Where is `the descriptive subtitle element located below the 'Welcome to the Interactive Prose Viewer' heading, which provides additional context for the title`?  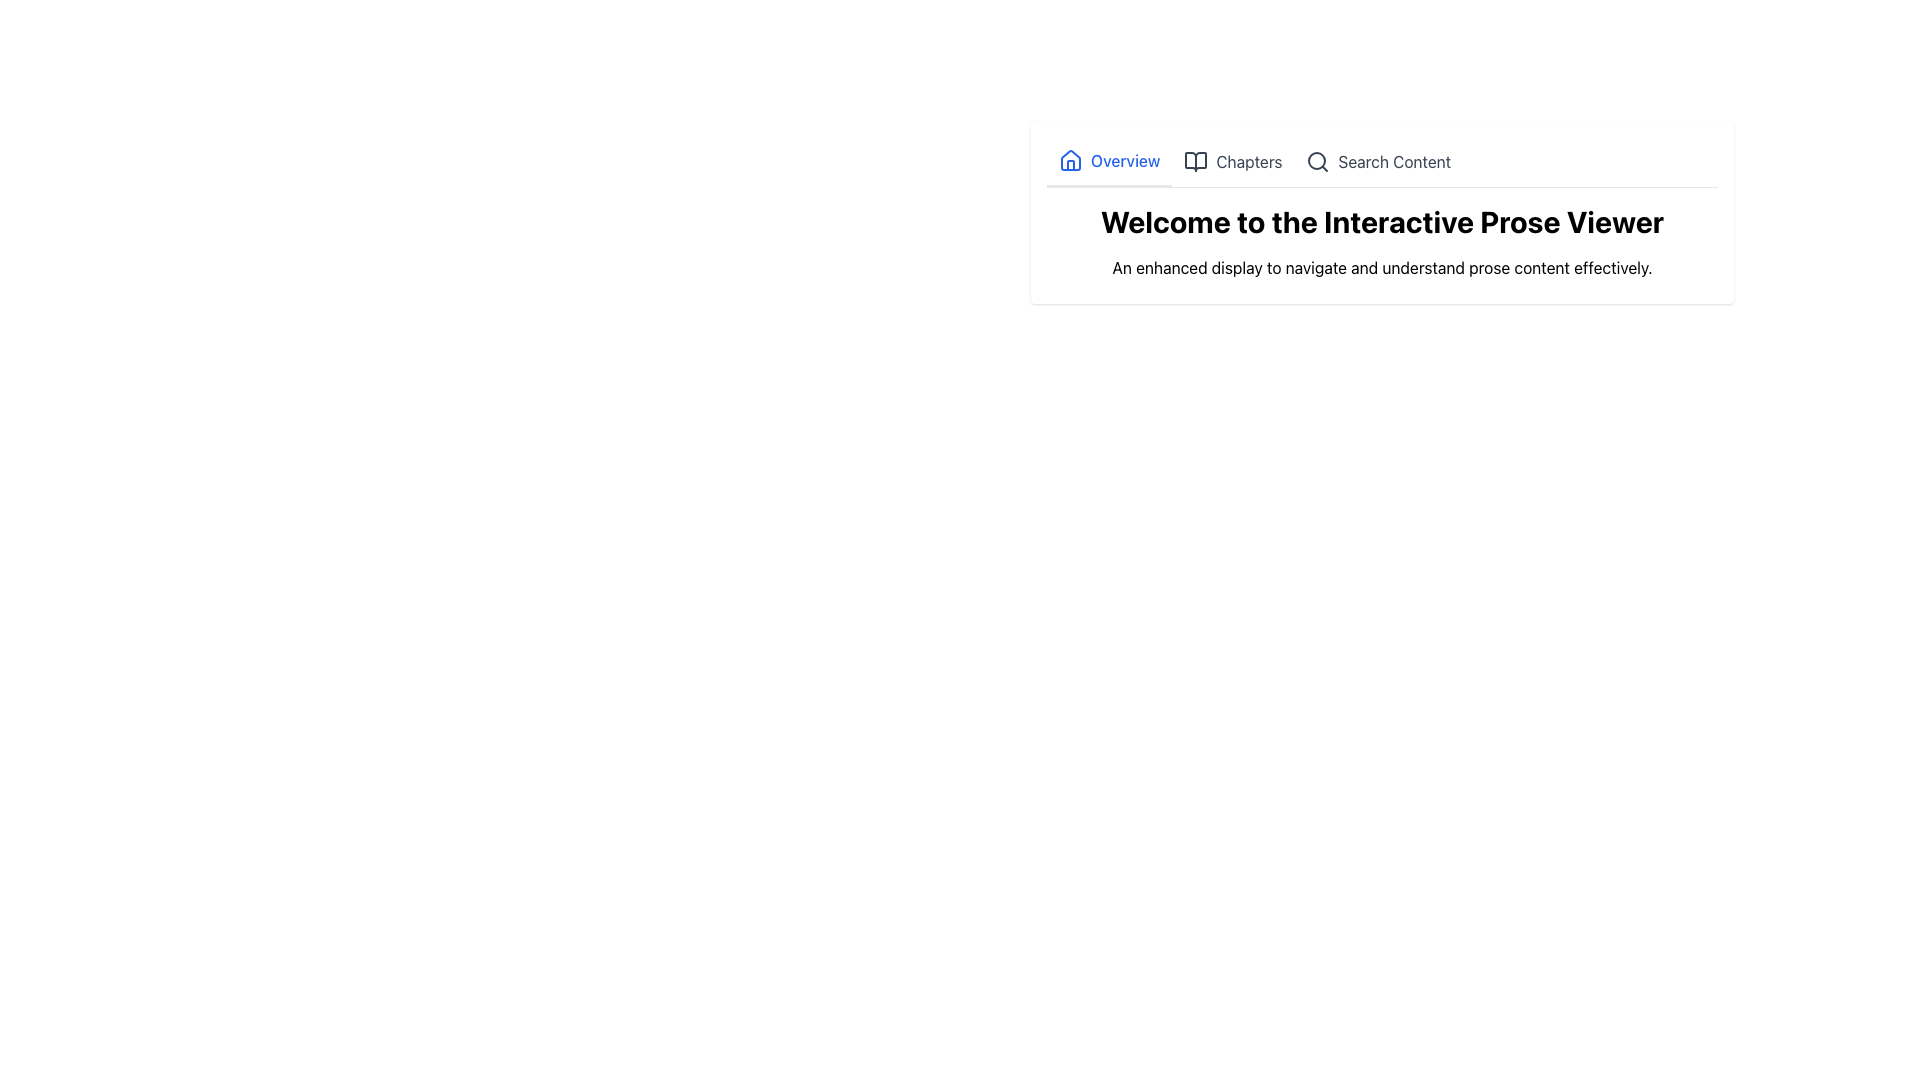
the descriptive subtitle element located below the 'Welcome to the Interactive Prose Viewer' heading, which provides additional context for the title is located at coordinates (1381, 266).